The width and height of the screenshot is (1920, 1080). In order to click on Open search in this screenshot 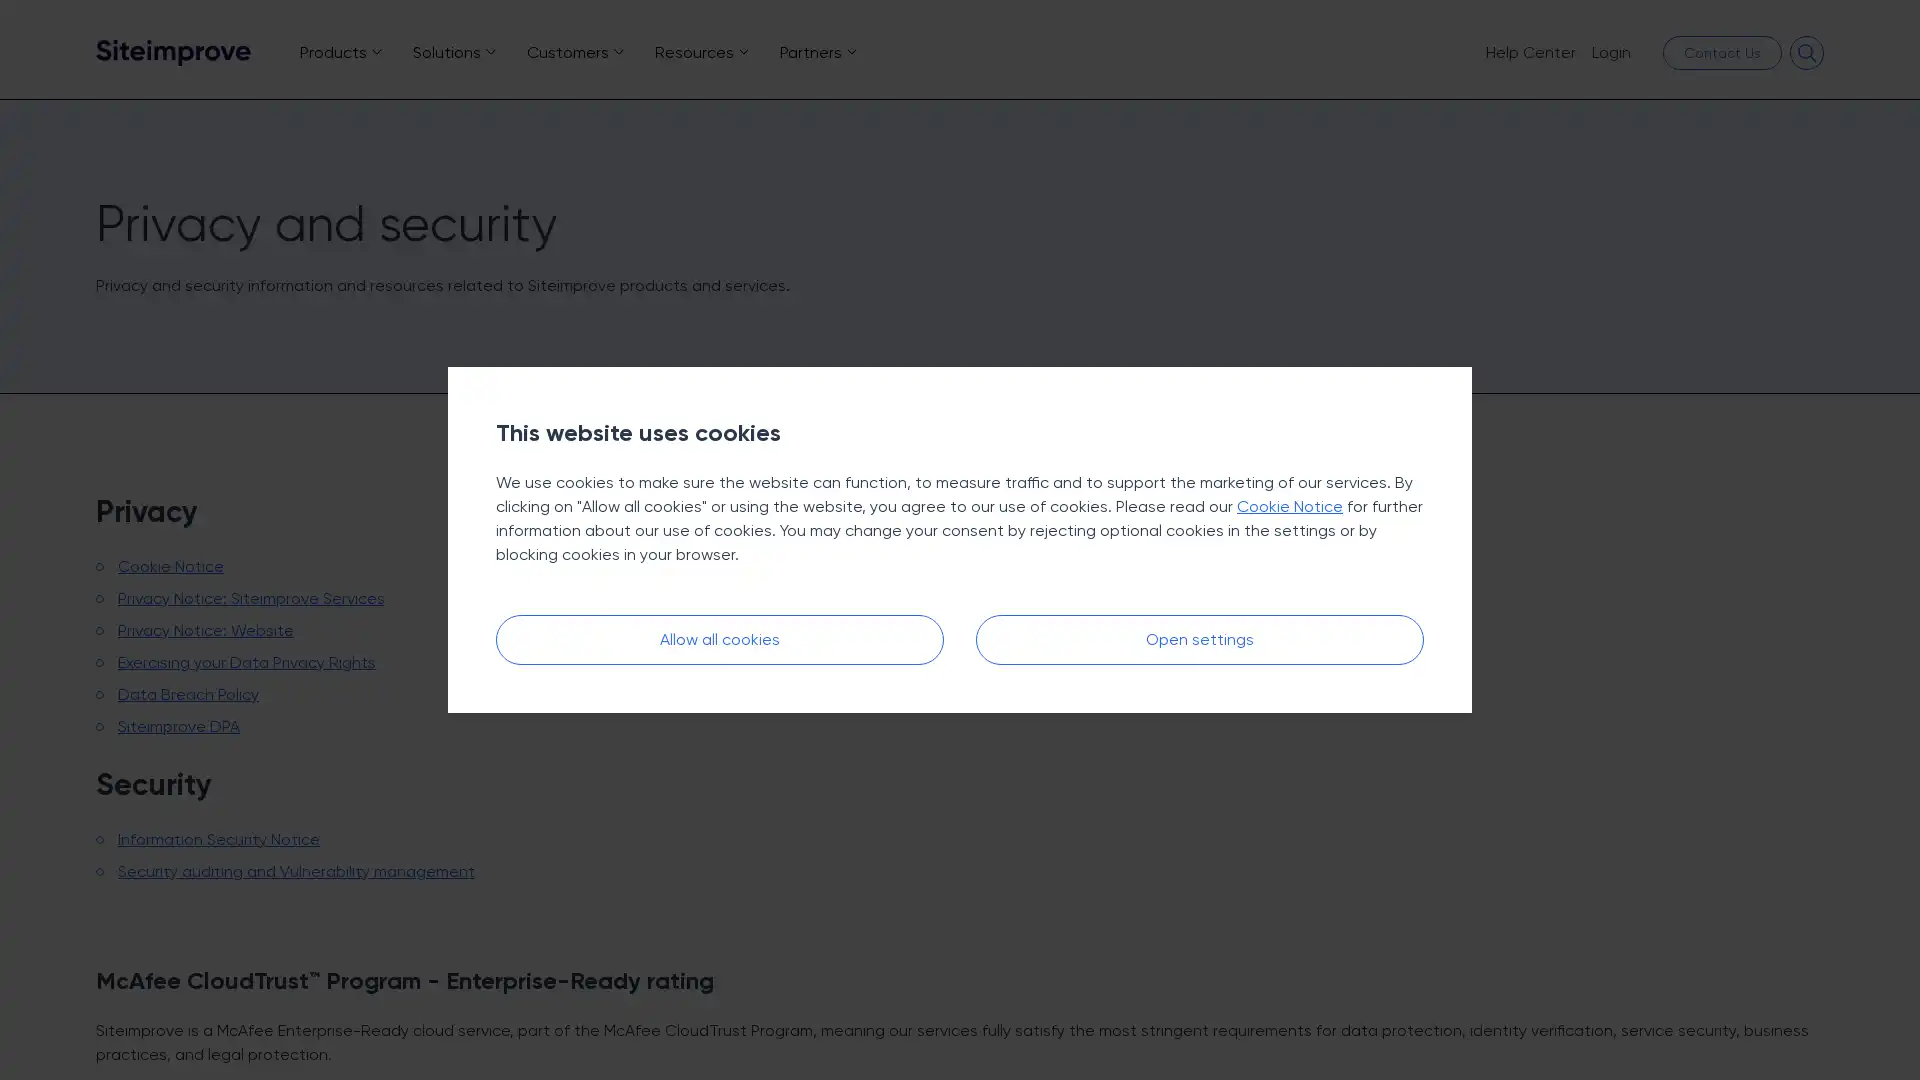, I will do `click(1806, 52)`.